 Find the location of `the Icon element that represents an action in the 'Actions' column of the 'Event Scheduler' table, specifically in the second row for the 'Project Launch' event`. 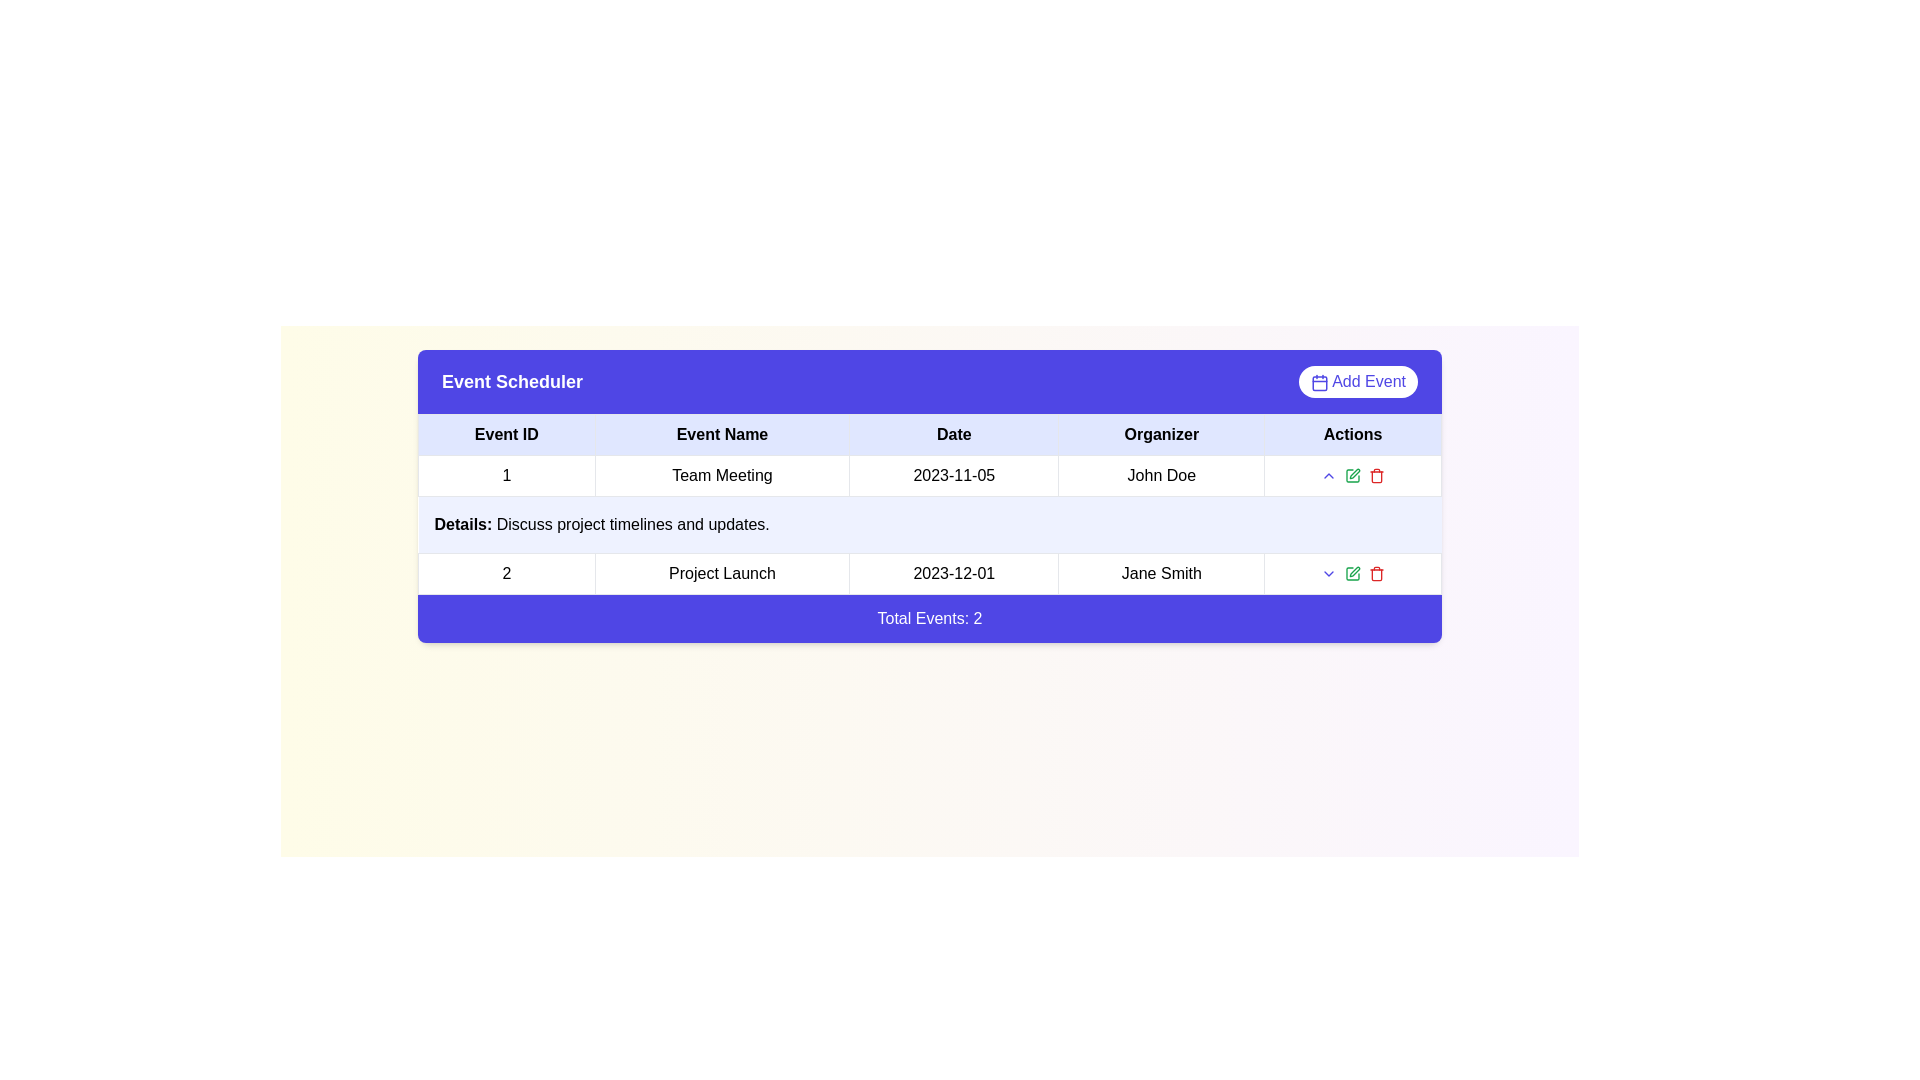

the Icon element that represents an action in the 'Actions' column of the 'Event Scheduler' table, specifically in the second row for the 'Project Launch' event is located at coordinates (1353, 574).